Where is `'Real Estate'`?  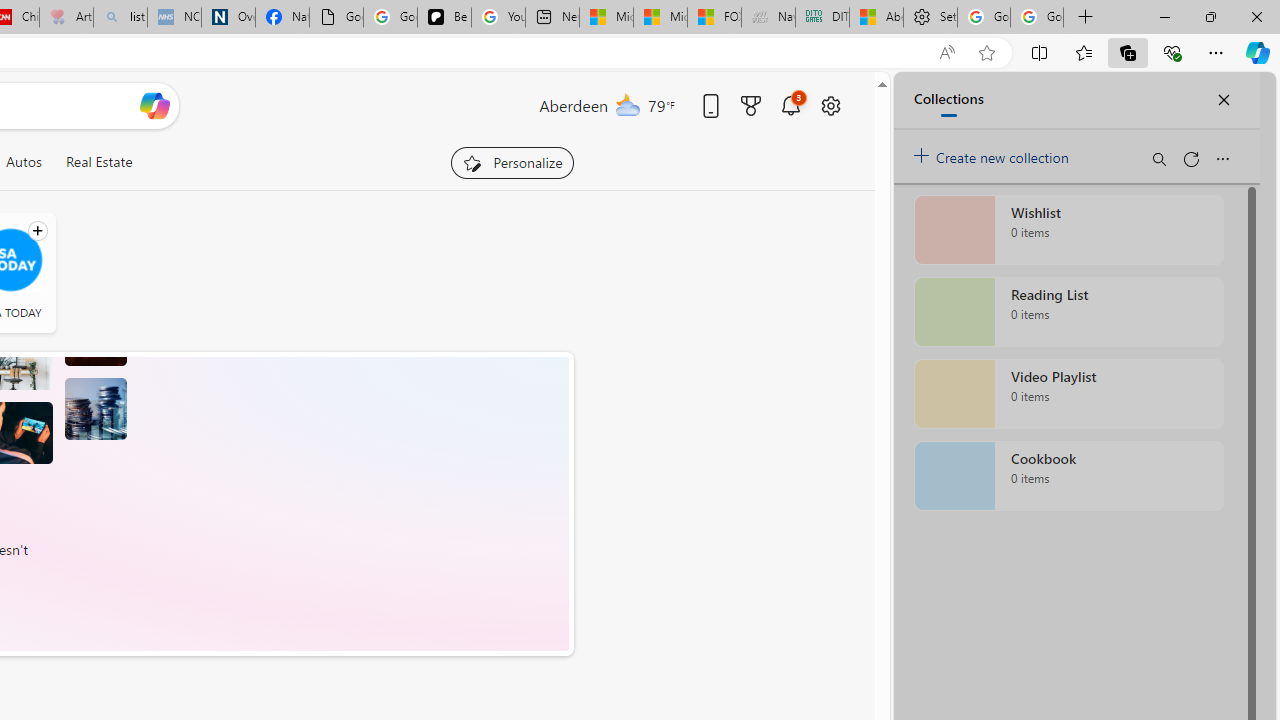
'Real Estate' is located at coordinates (97, 161).